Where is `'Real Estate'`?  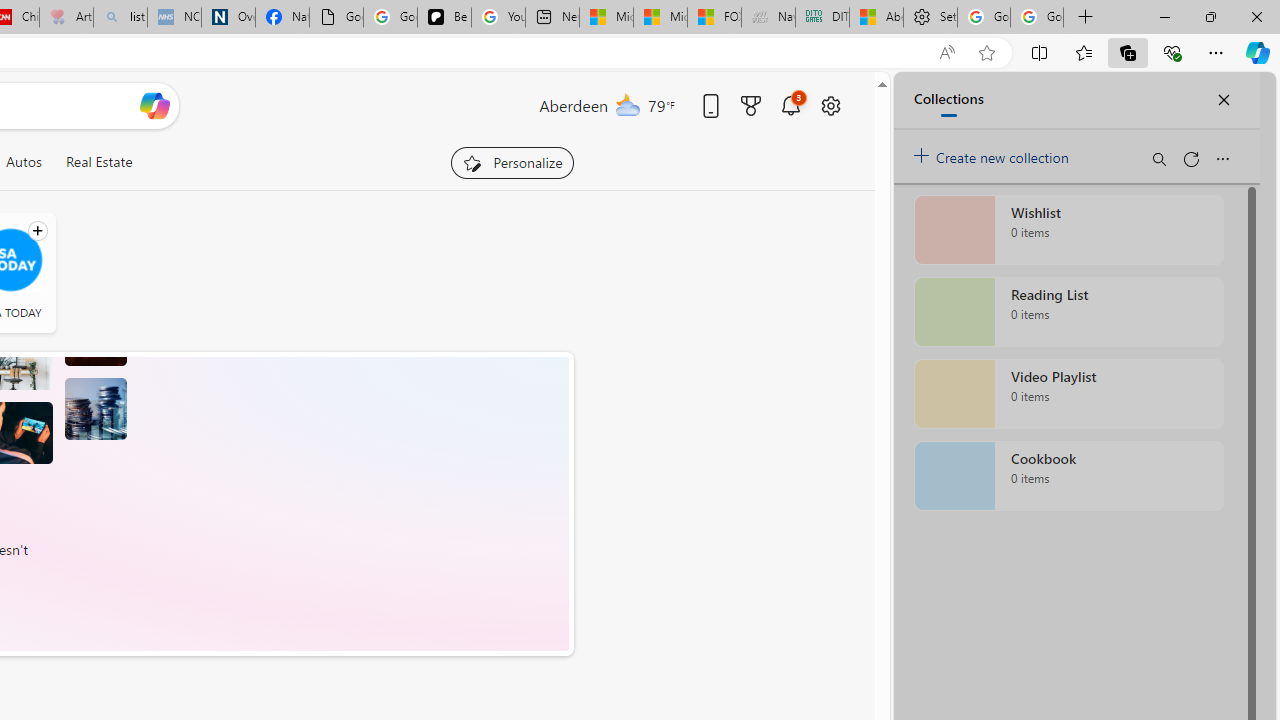
'Real Estate' is located at coordinates (97, 161).